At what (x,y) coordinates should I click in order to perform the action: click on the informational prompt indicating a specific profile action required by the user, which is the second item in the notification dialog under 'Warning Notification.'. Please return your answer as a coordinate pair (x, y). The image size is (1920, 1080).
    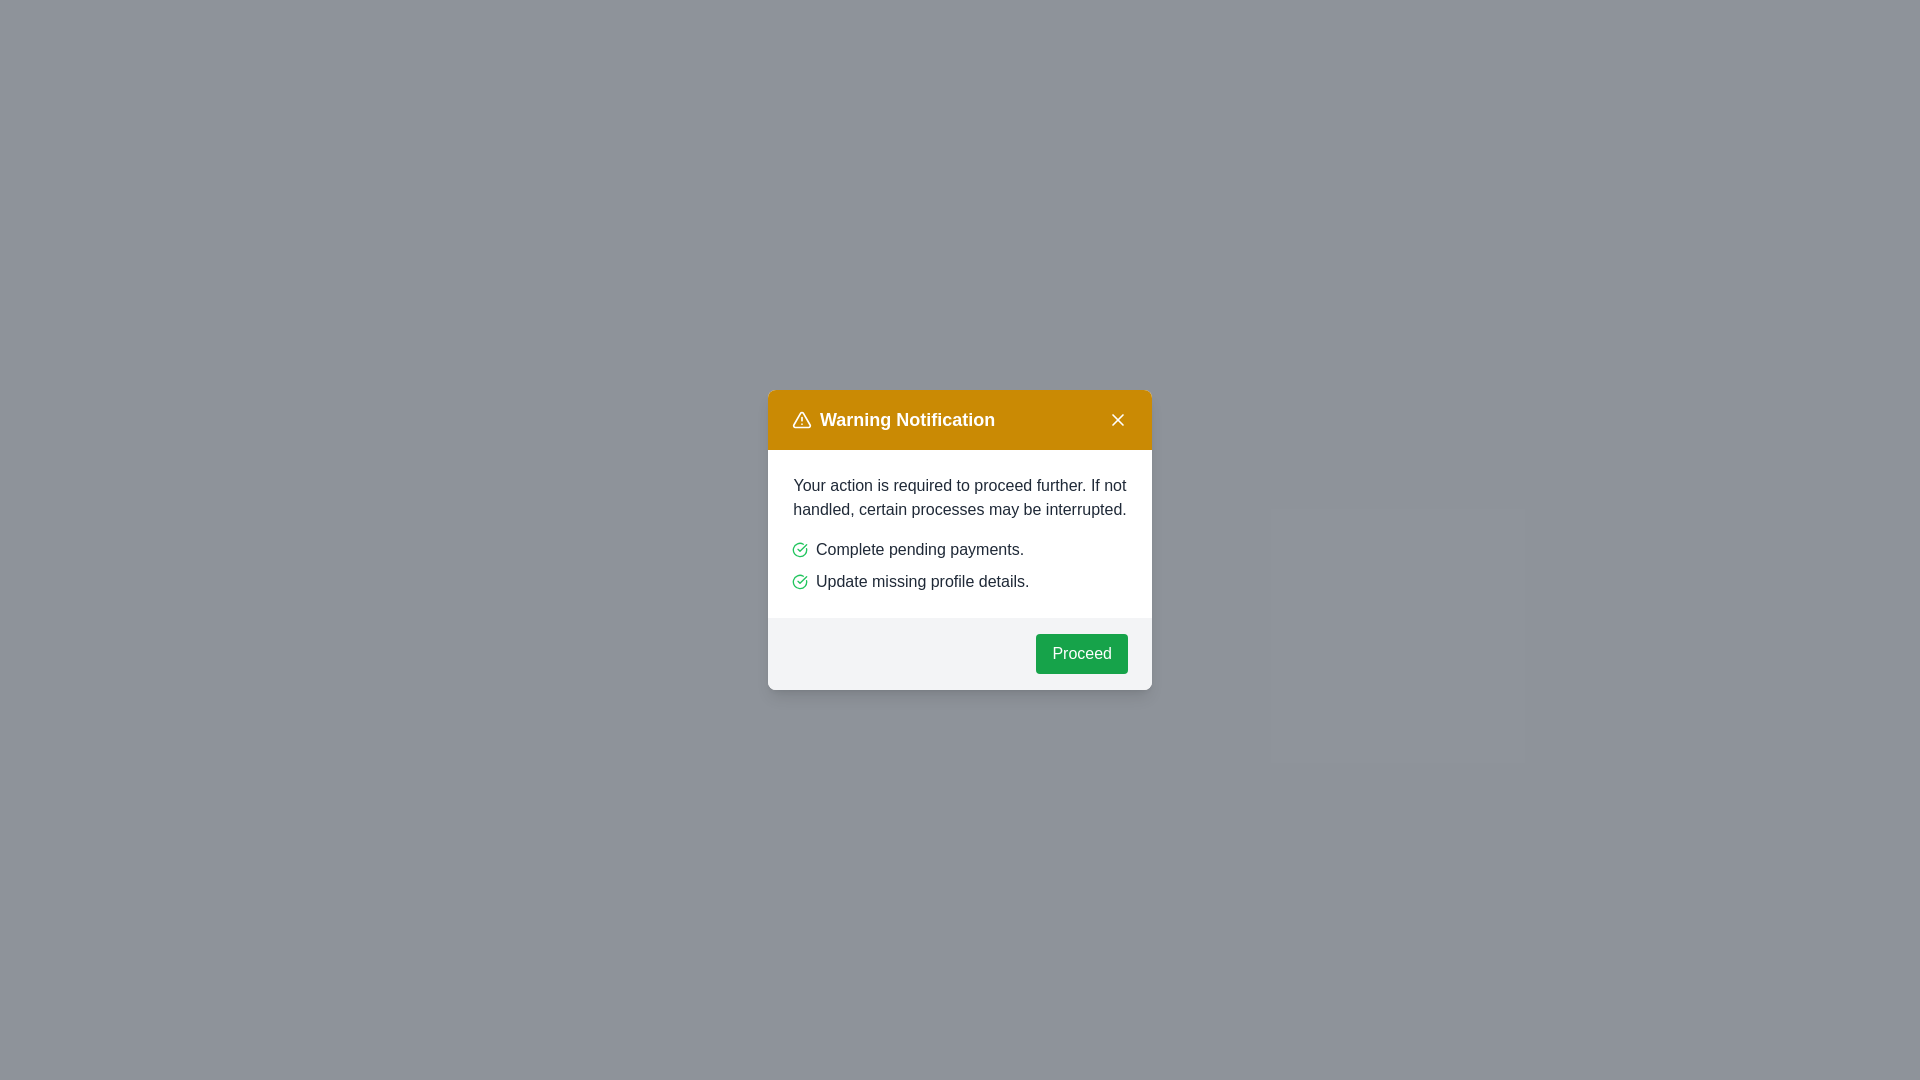
    Looking at the image, I should click on (960, 582).